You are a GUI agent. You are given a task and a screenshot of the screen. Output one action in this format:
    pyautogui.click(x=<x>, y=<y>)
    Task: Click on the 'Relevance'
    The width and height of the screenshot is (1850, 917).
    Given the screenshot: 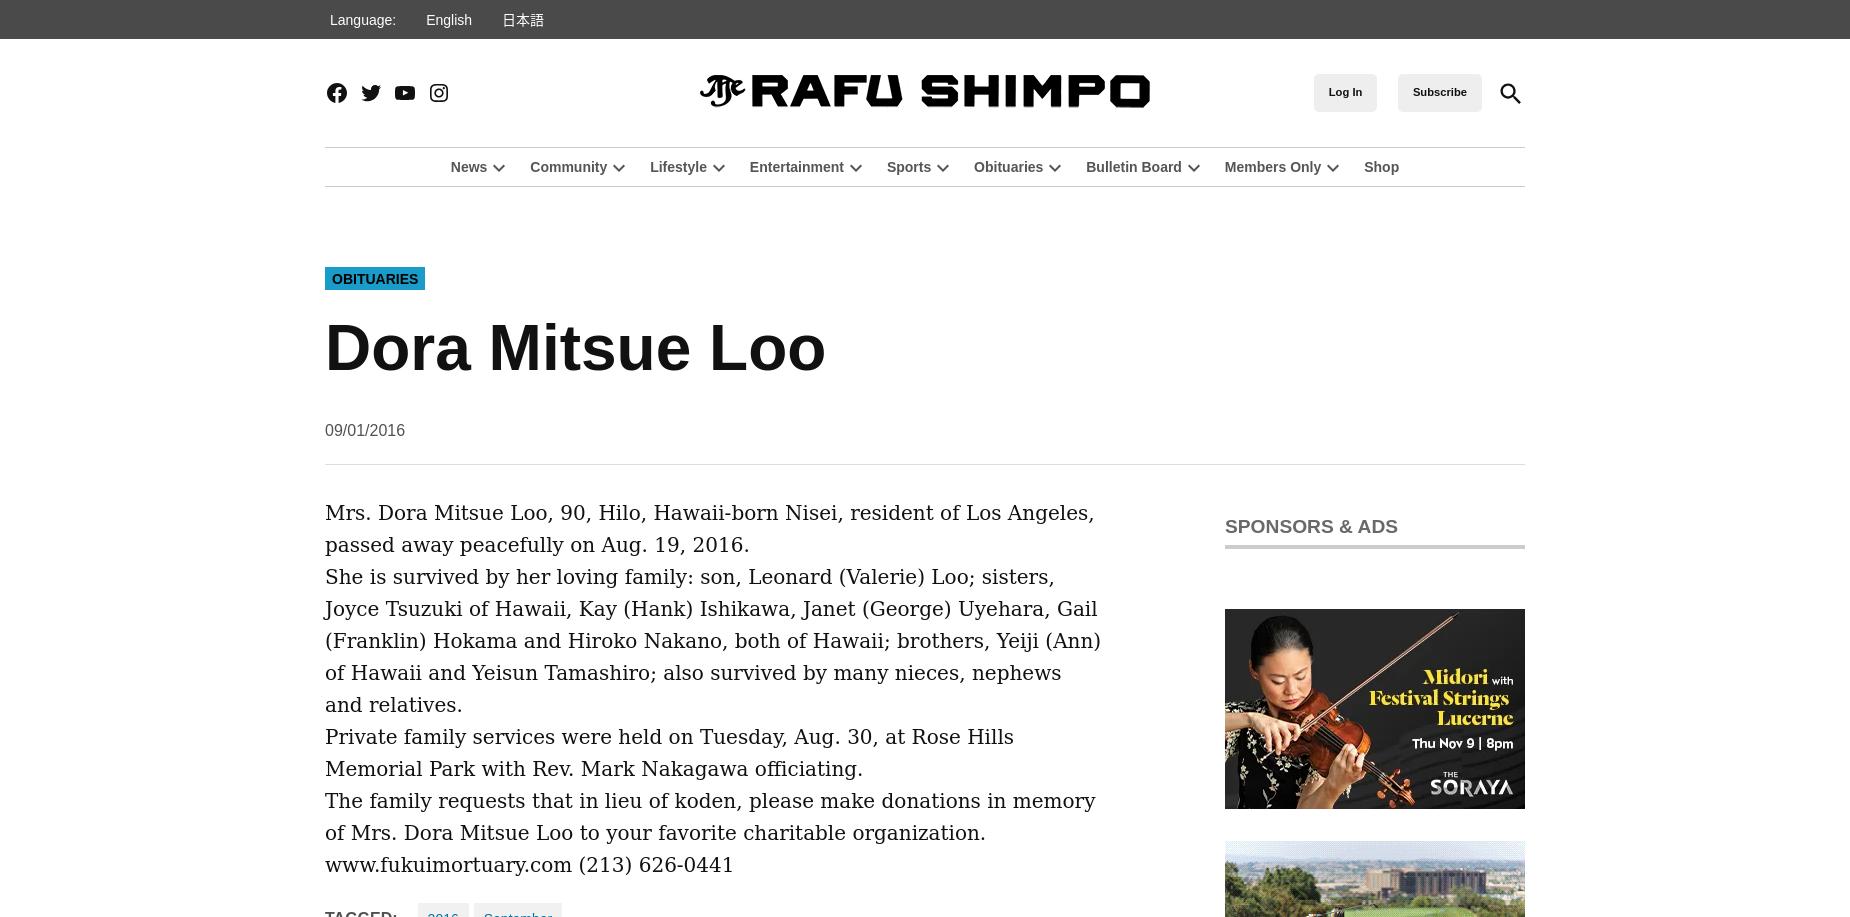 What is the action you would take?
    pyautogui.click(x=1562, y=132)
    